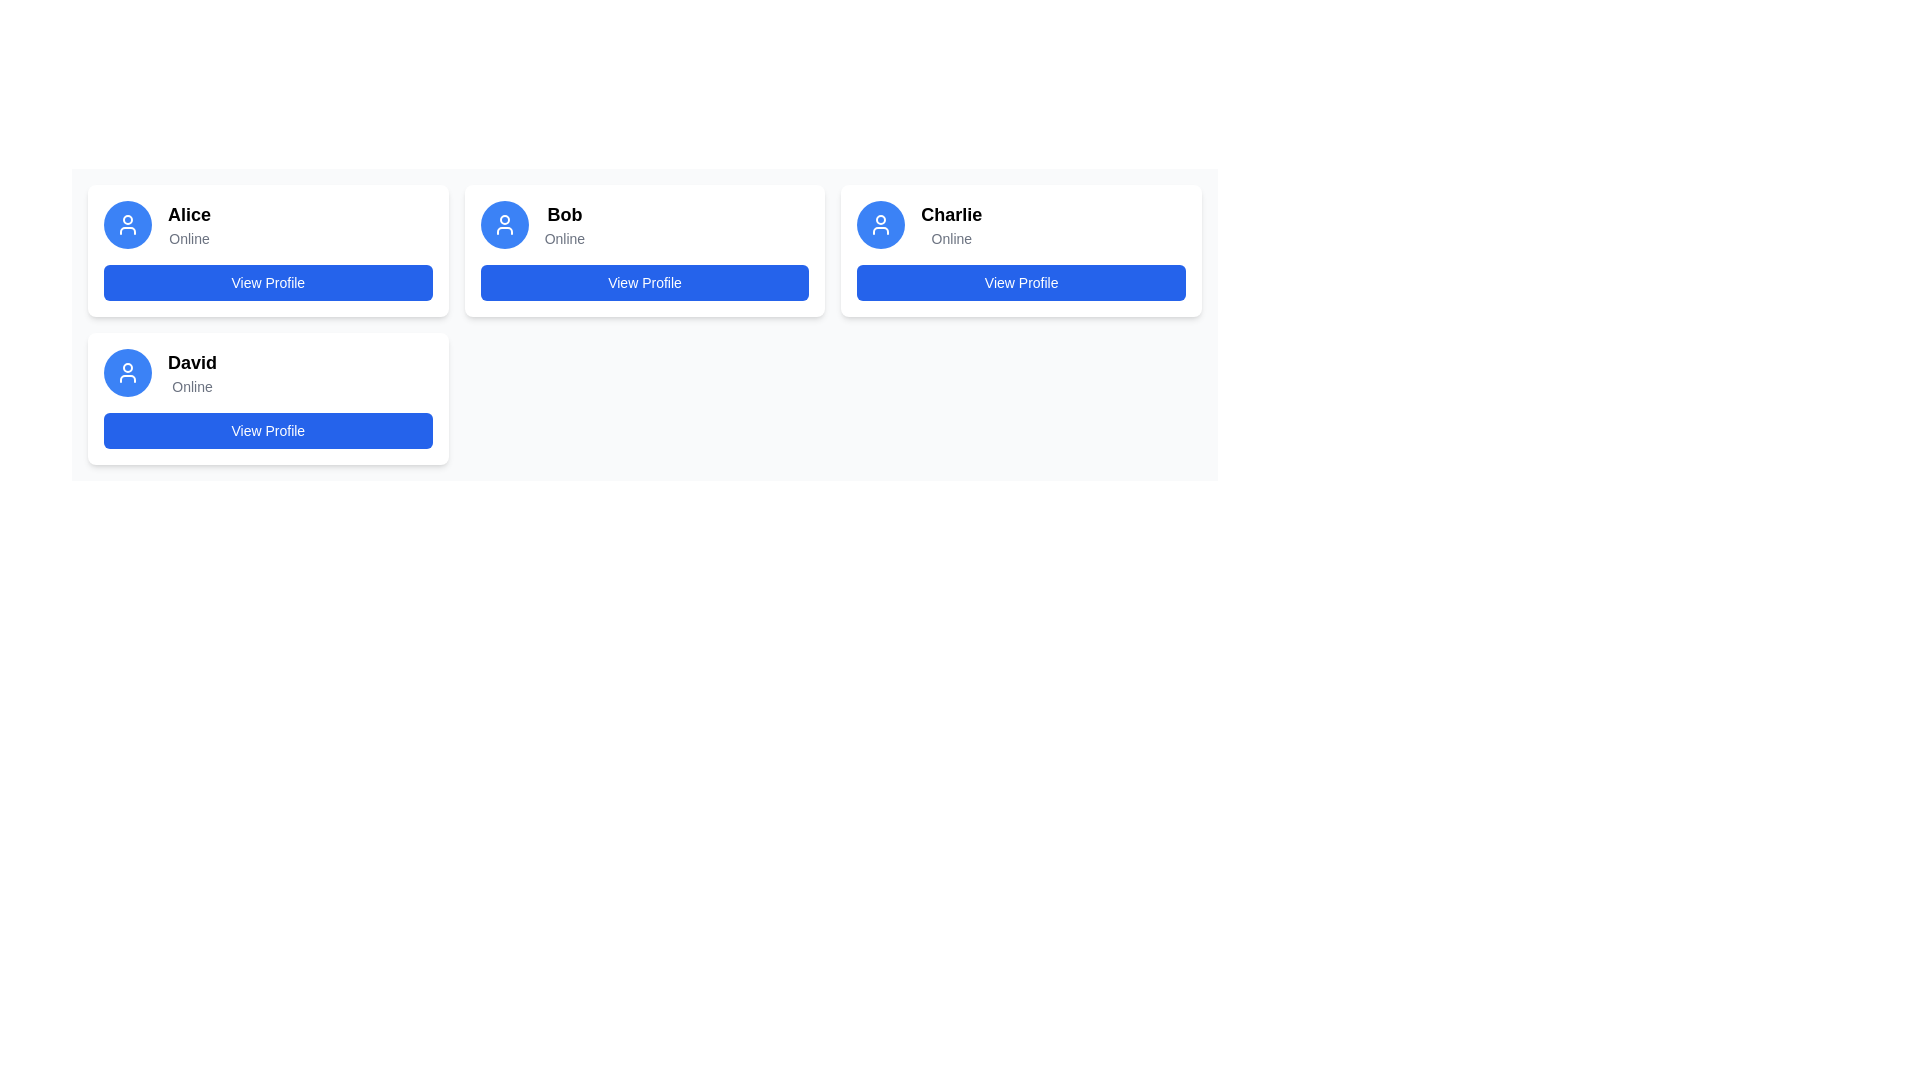  I want to click on the user's name text label, so click(950, 215).